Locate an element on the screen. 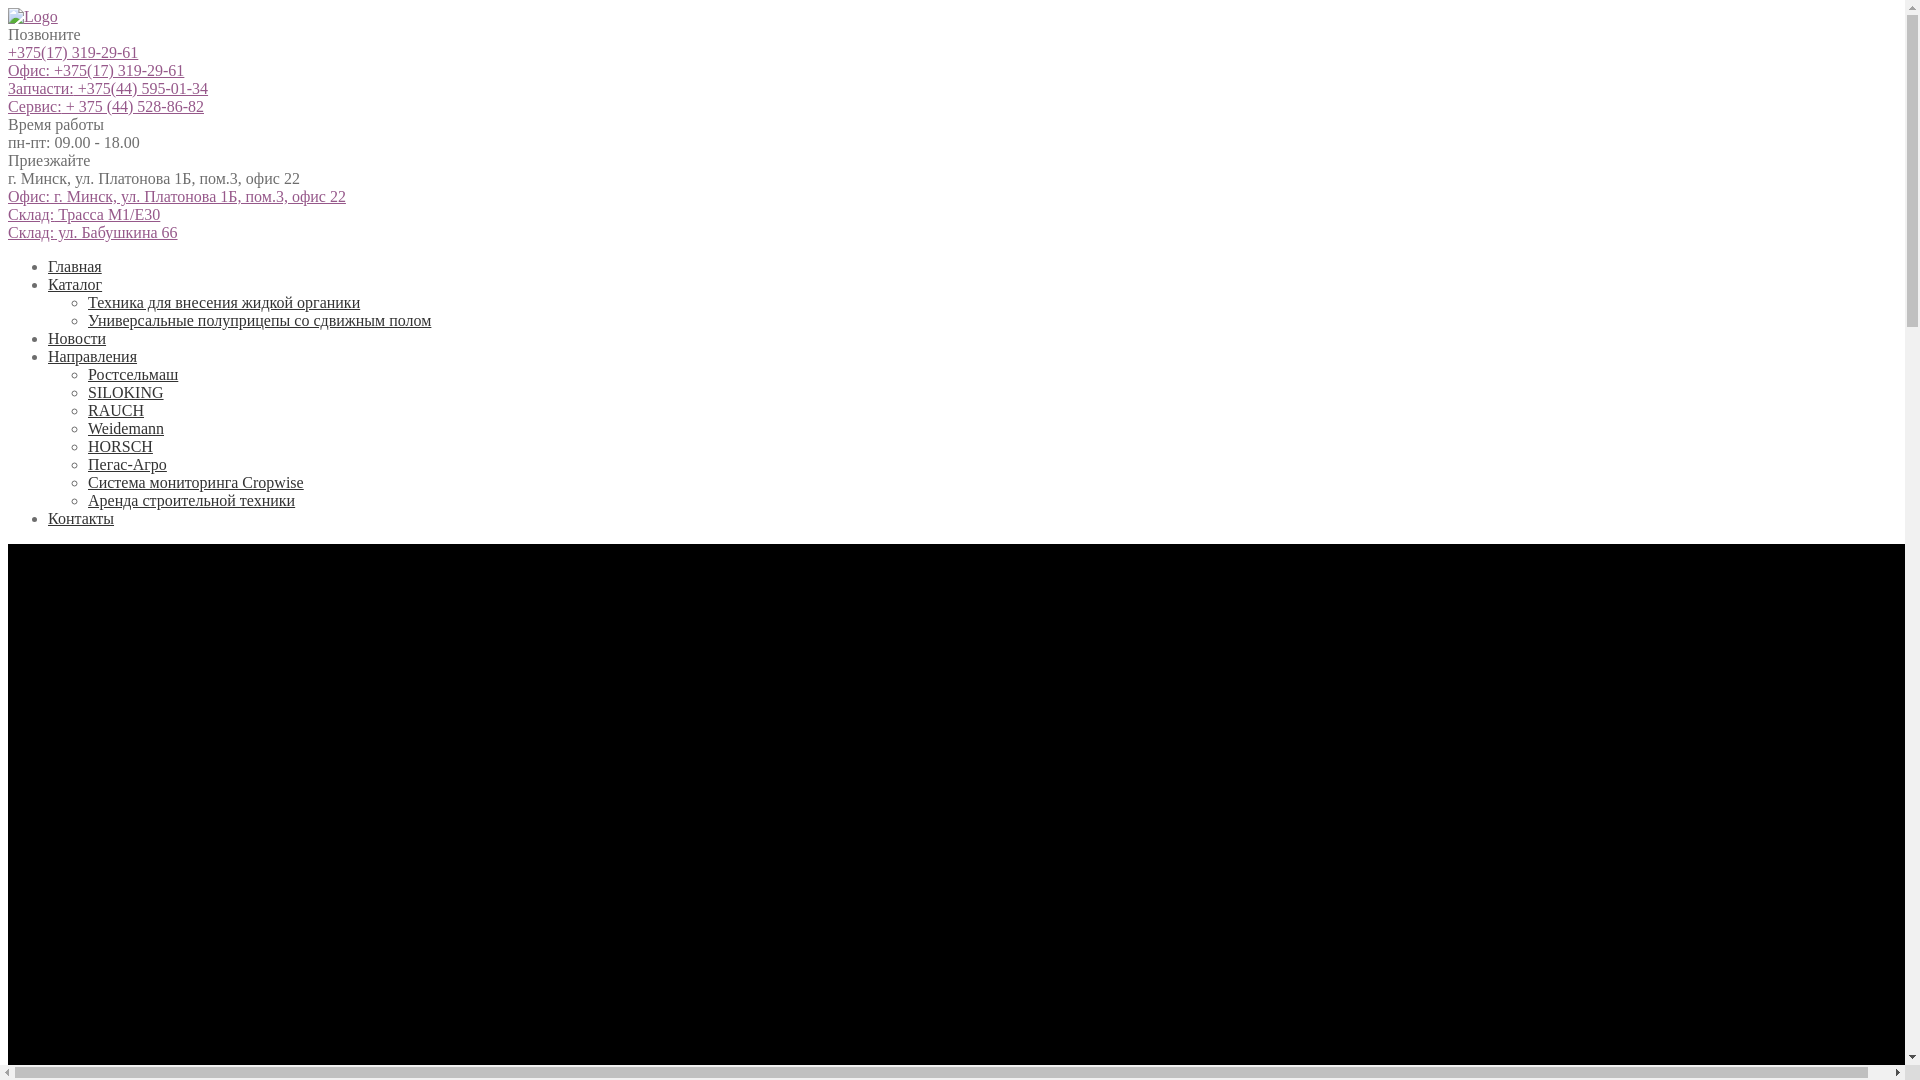 The height and width of the screenshot is (1080, 1920). 'SILOKING' is located at coordinates (124, 392).